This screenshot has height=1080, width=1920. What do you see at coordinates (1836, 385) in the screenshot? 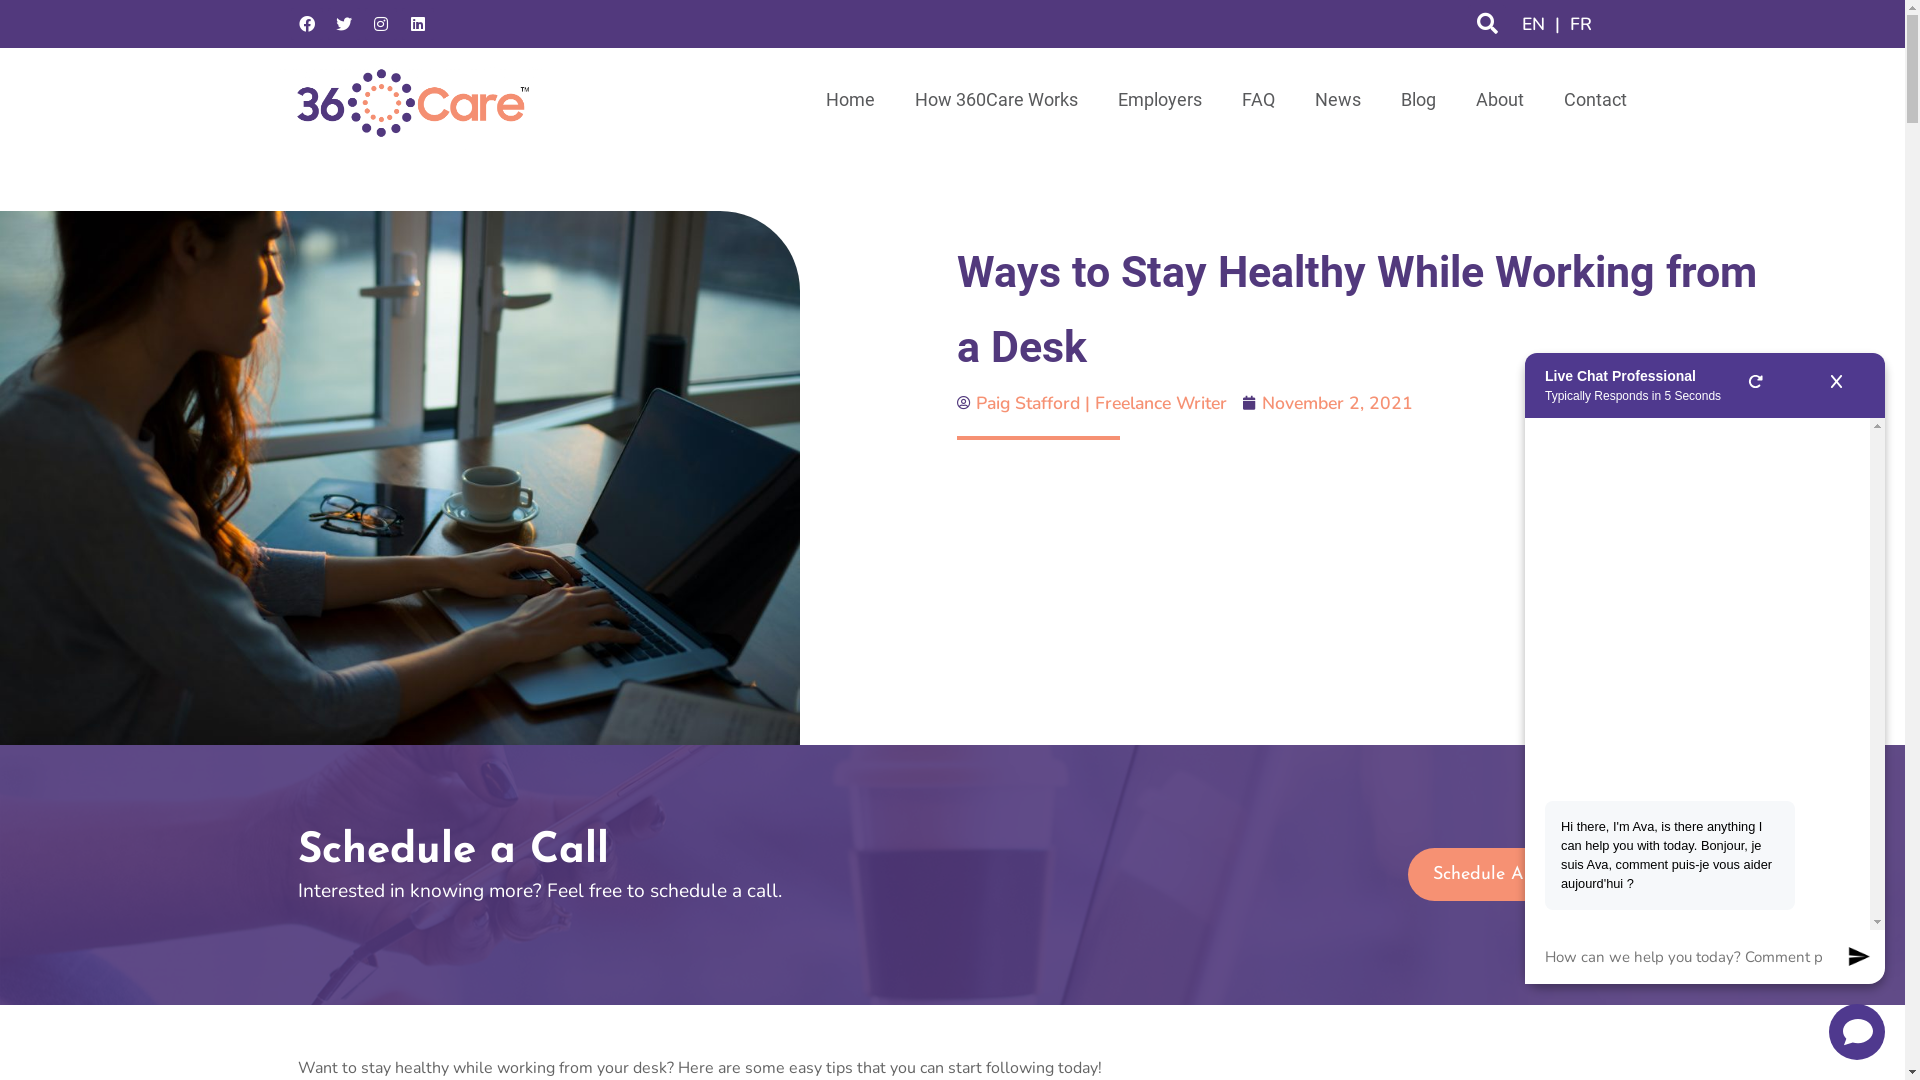
I see `'Close'` at bounding box center [1836, 385].